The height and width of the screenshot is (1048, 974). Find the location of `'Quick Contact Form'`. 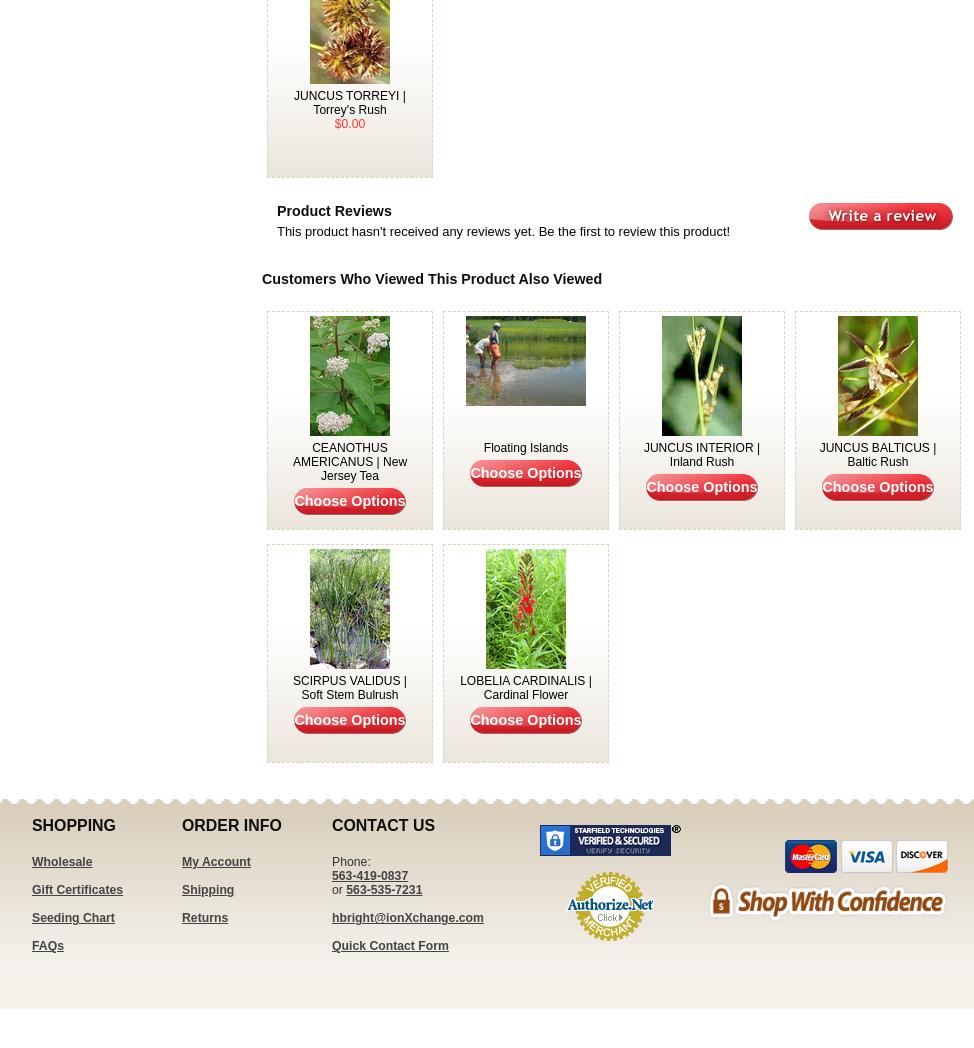

'Quick Contact Form' is located at coordinates (389, 946).